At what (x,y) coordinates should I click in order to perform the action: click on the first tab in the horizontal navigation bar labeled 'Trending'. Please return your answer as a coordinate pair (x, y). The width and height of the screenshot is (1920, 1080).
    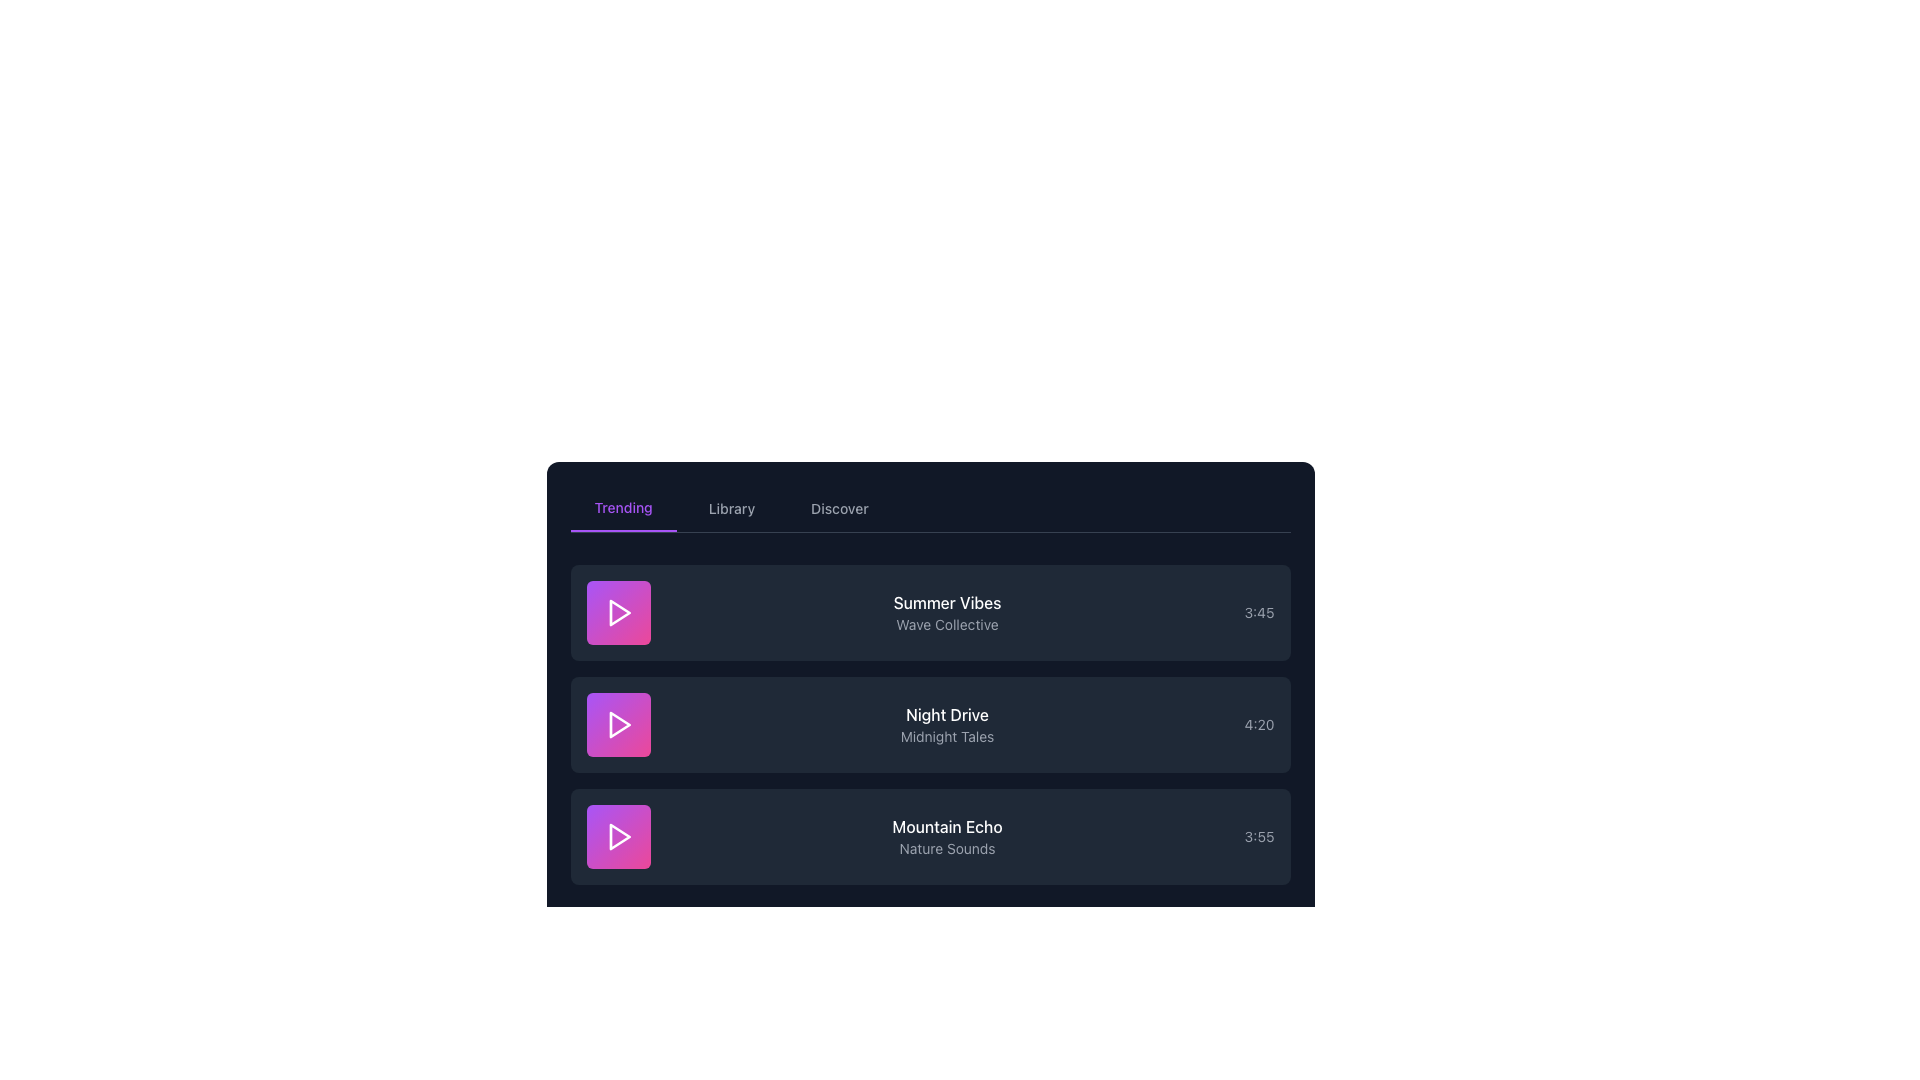
    Looking at the image, I should click on (622, 508).